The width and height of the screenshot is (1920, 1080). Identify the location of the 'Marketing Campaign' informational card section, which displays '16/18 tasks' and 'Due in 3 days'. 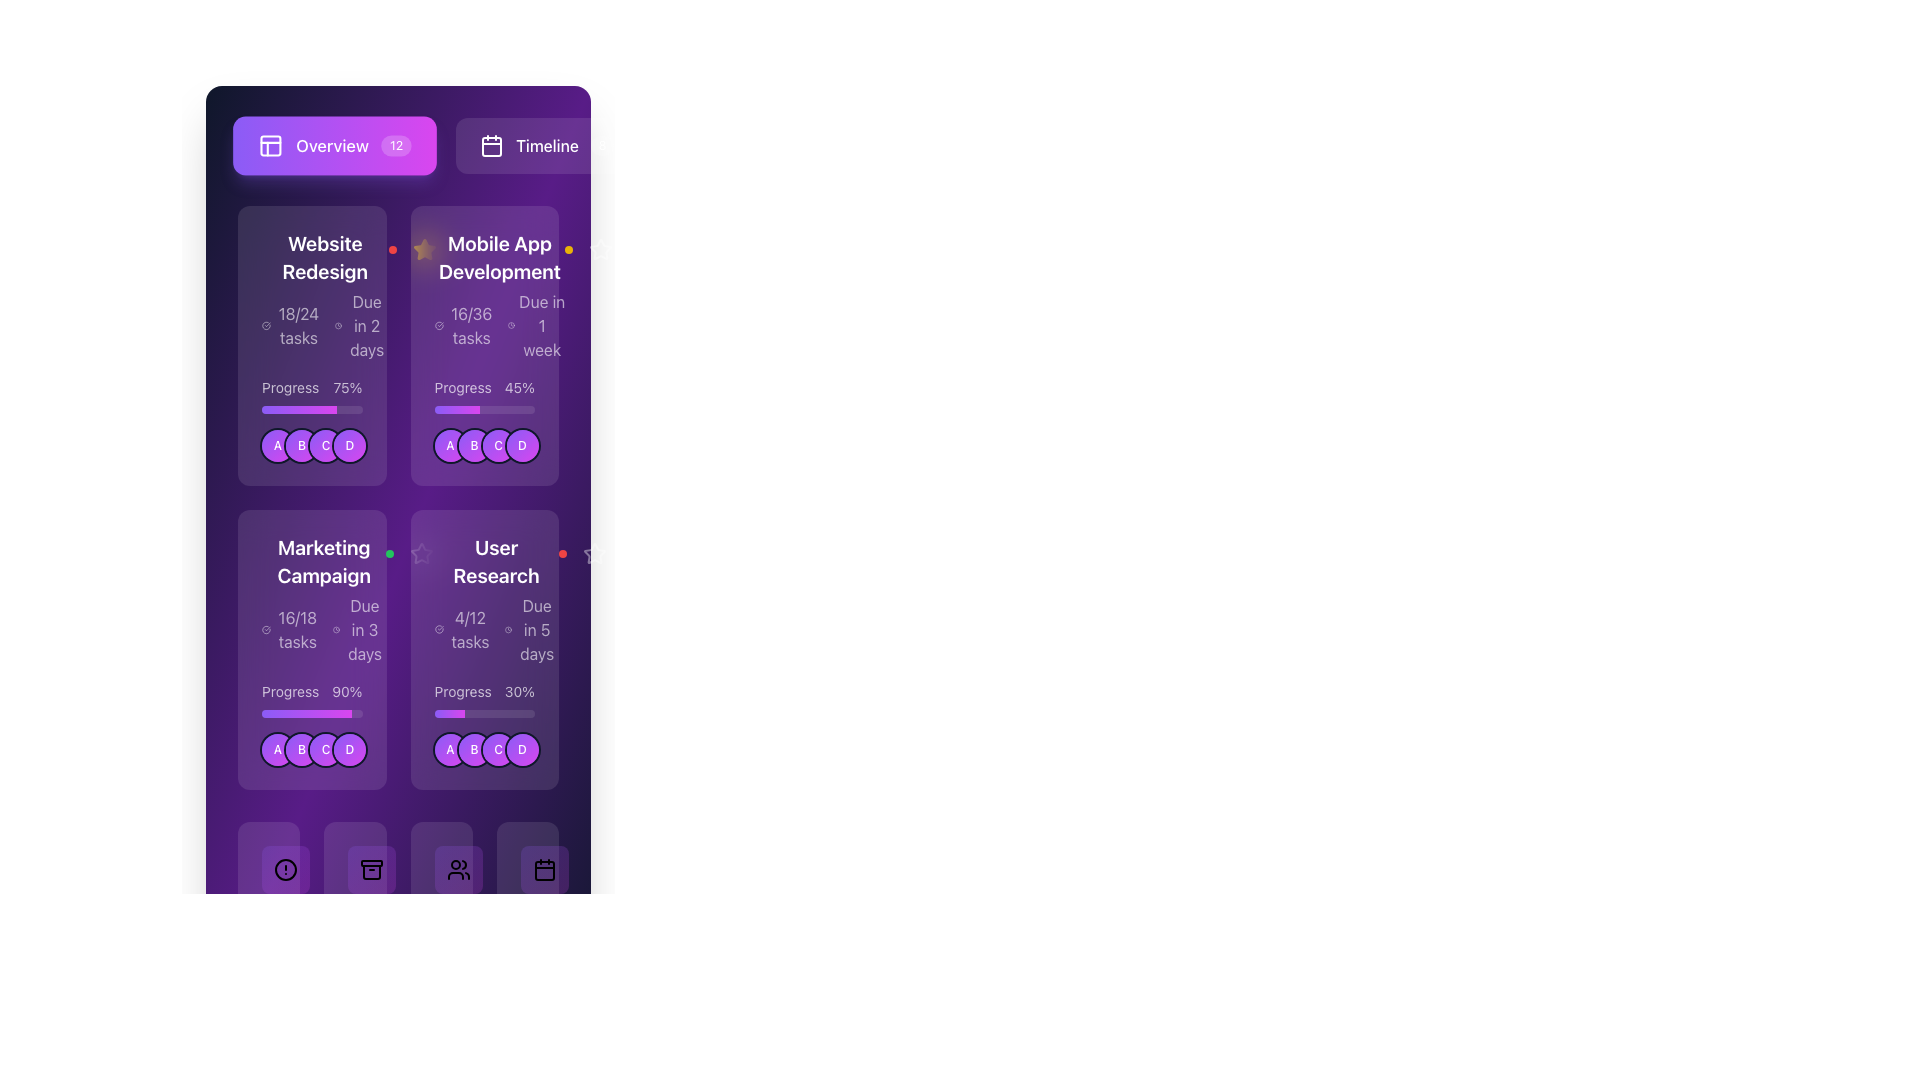
(311, 599).